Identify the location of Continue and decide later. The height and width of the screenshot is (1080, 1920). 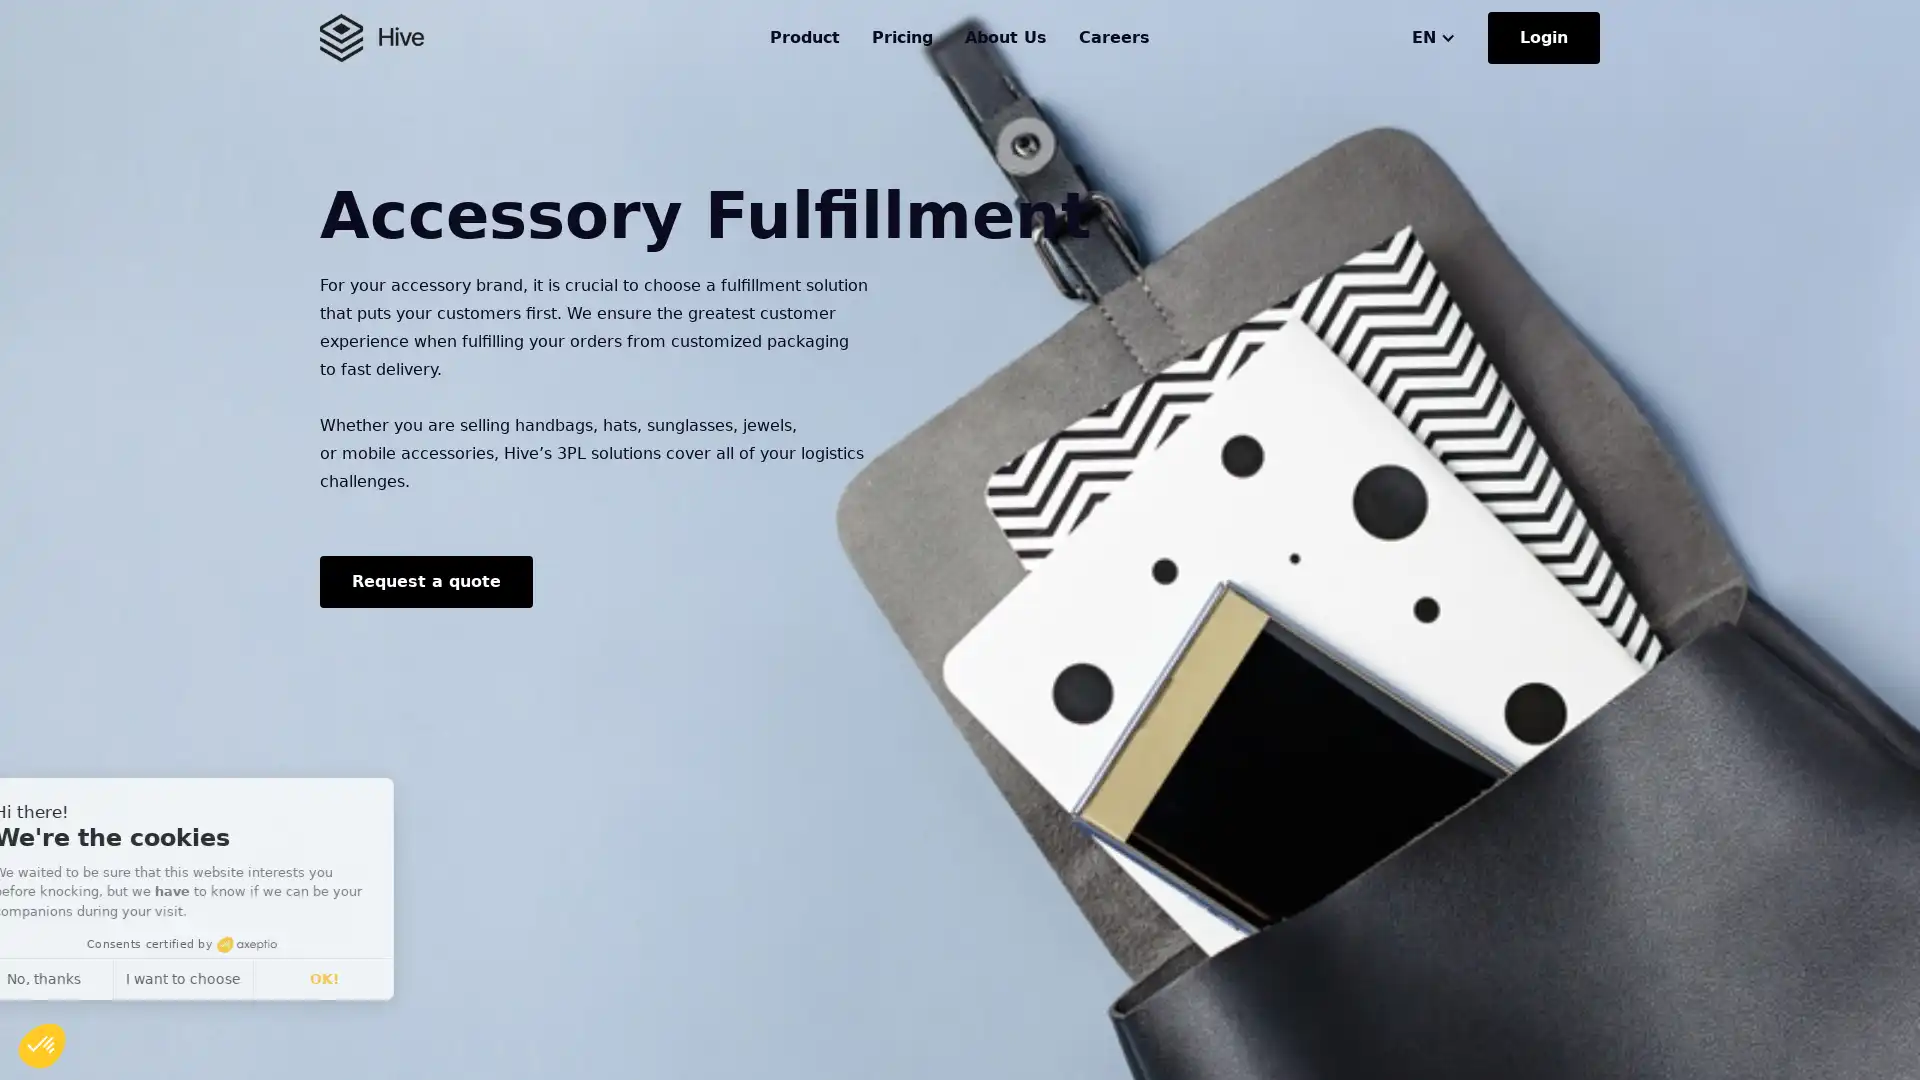
(42, 1044).